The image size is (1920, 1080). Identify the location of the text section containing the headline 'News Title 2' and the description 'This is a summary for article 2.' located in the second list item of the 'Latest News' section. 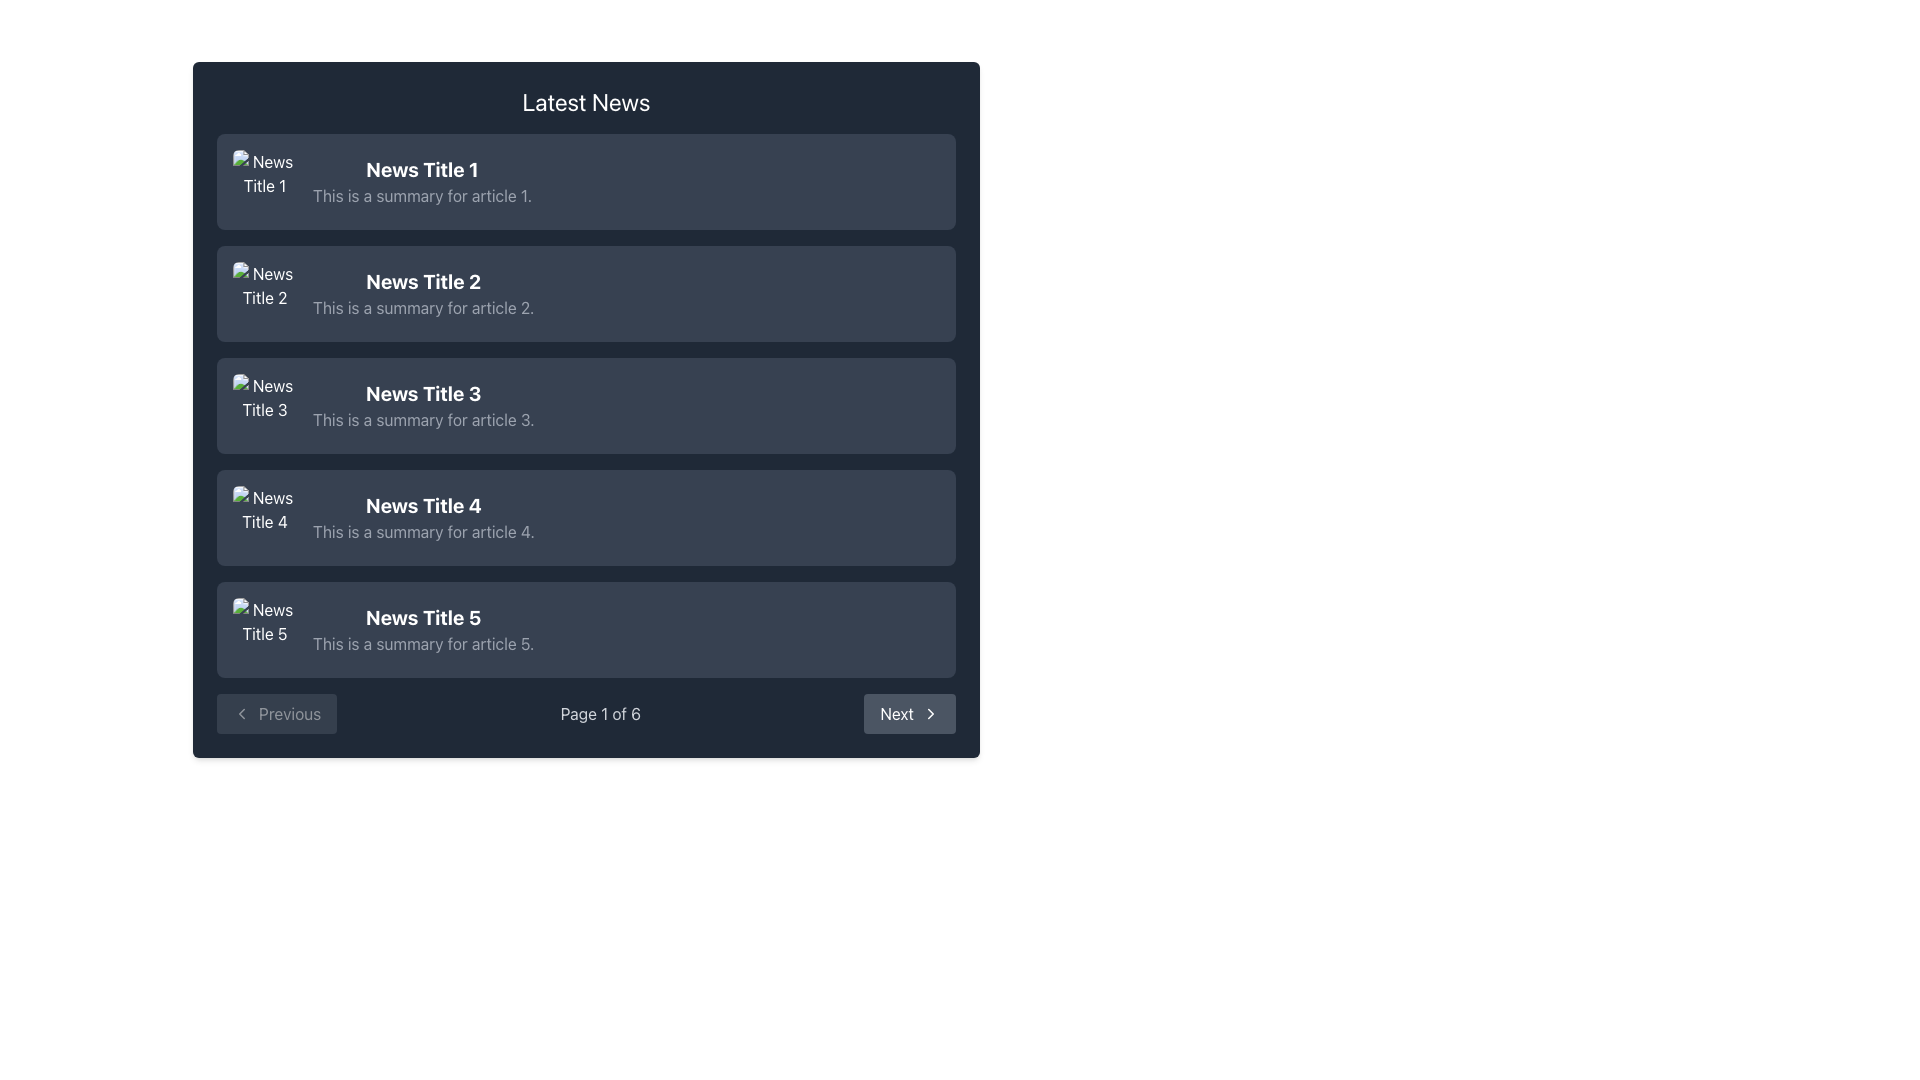
(422, 293).